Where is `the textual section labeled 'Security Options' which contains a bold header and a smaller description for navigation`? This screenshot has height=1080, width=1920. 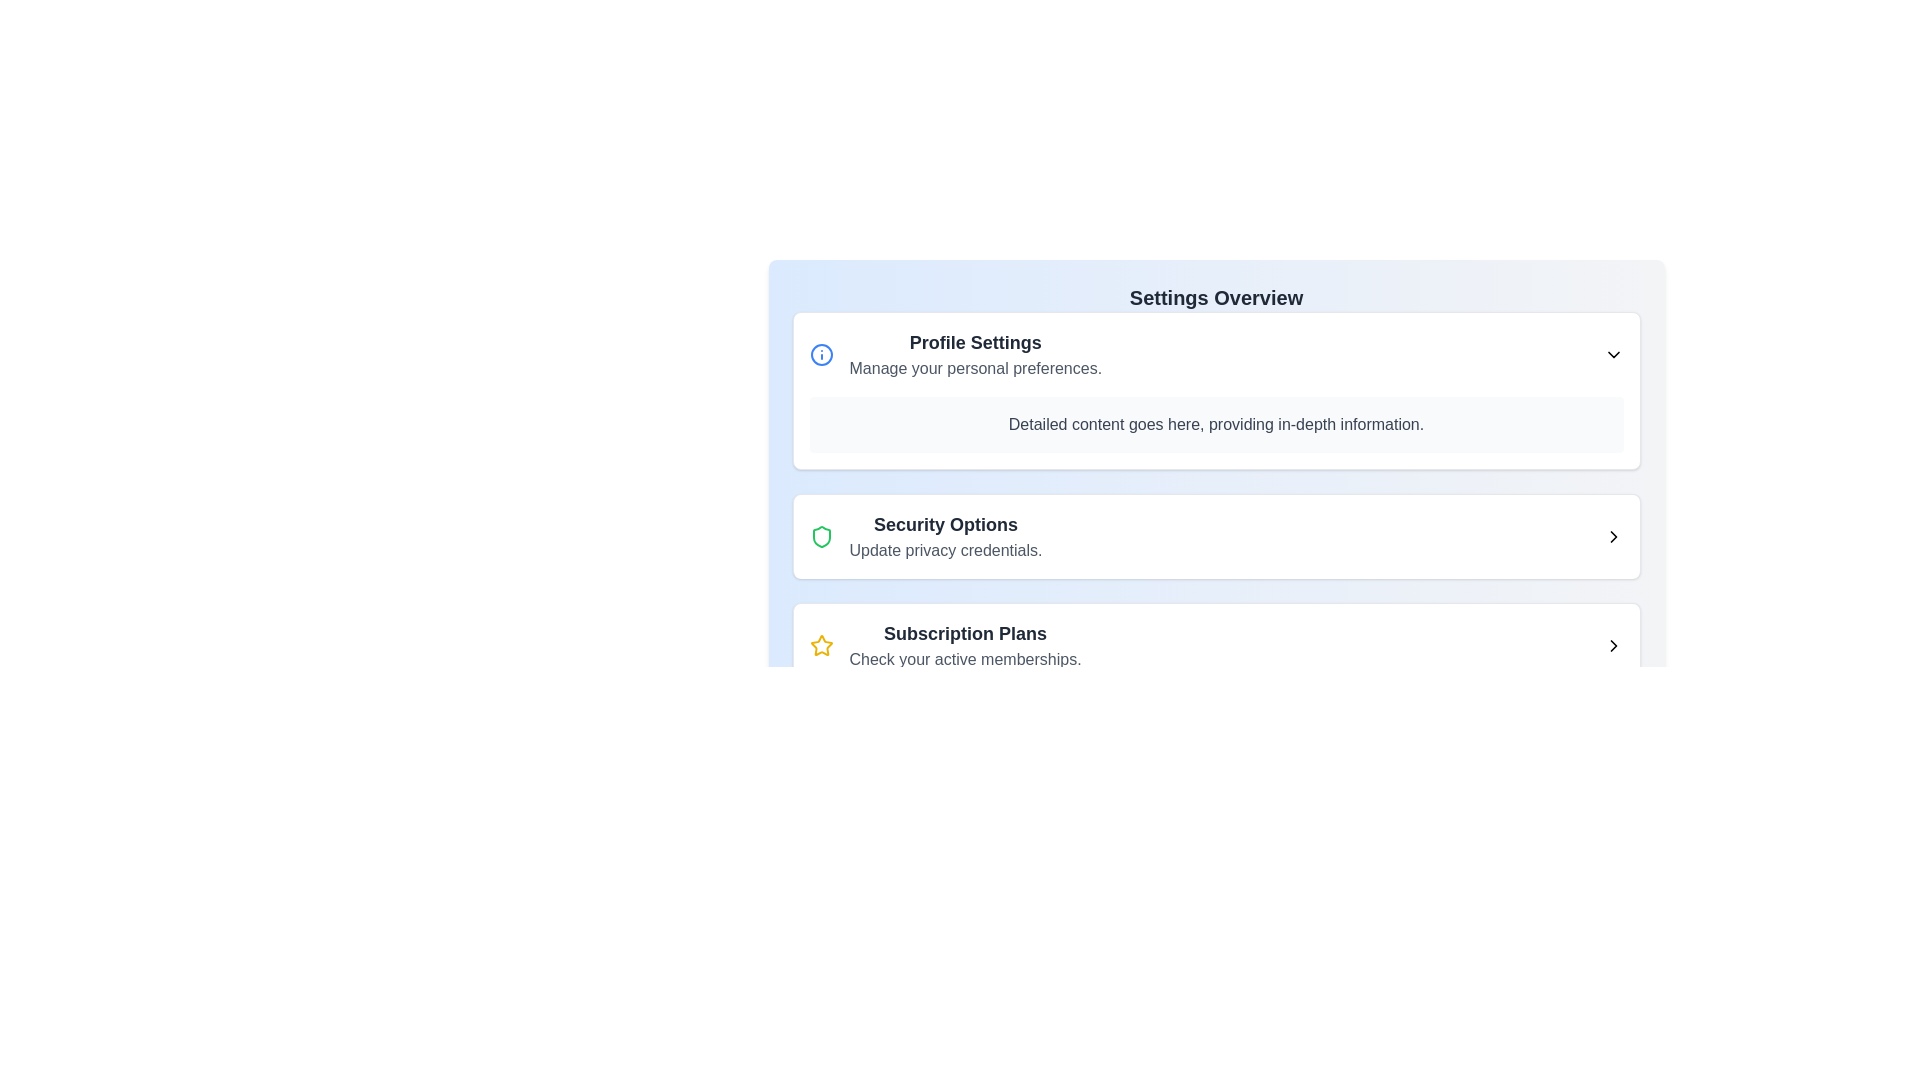
the textual section labeled 'Security Options' which contains a bold header and a smaller description for navigation is located at coordinates (944, 535).